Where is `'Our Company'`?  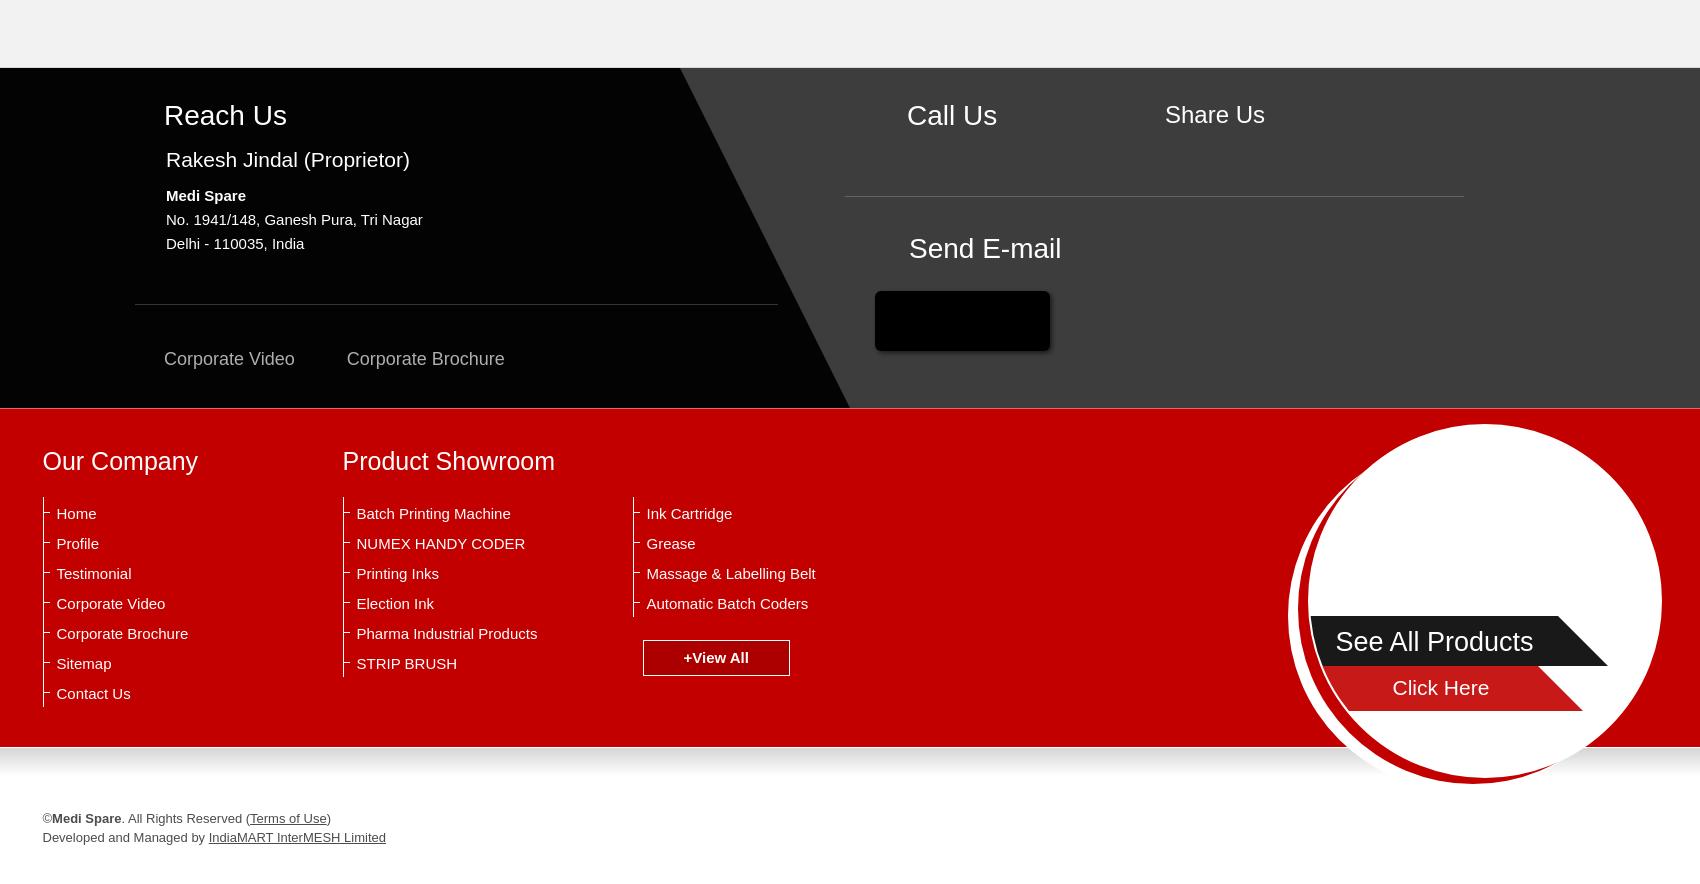 'Our Company' is located at coordinates (41, 461).